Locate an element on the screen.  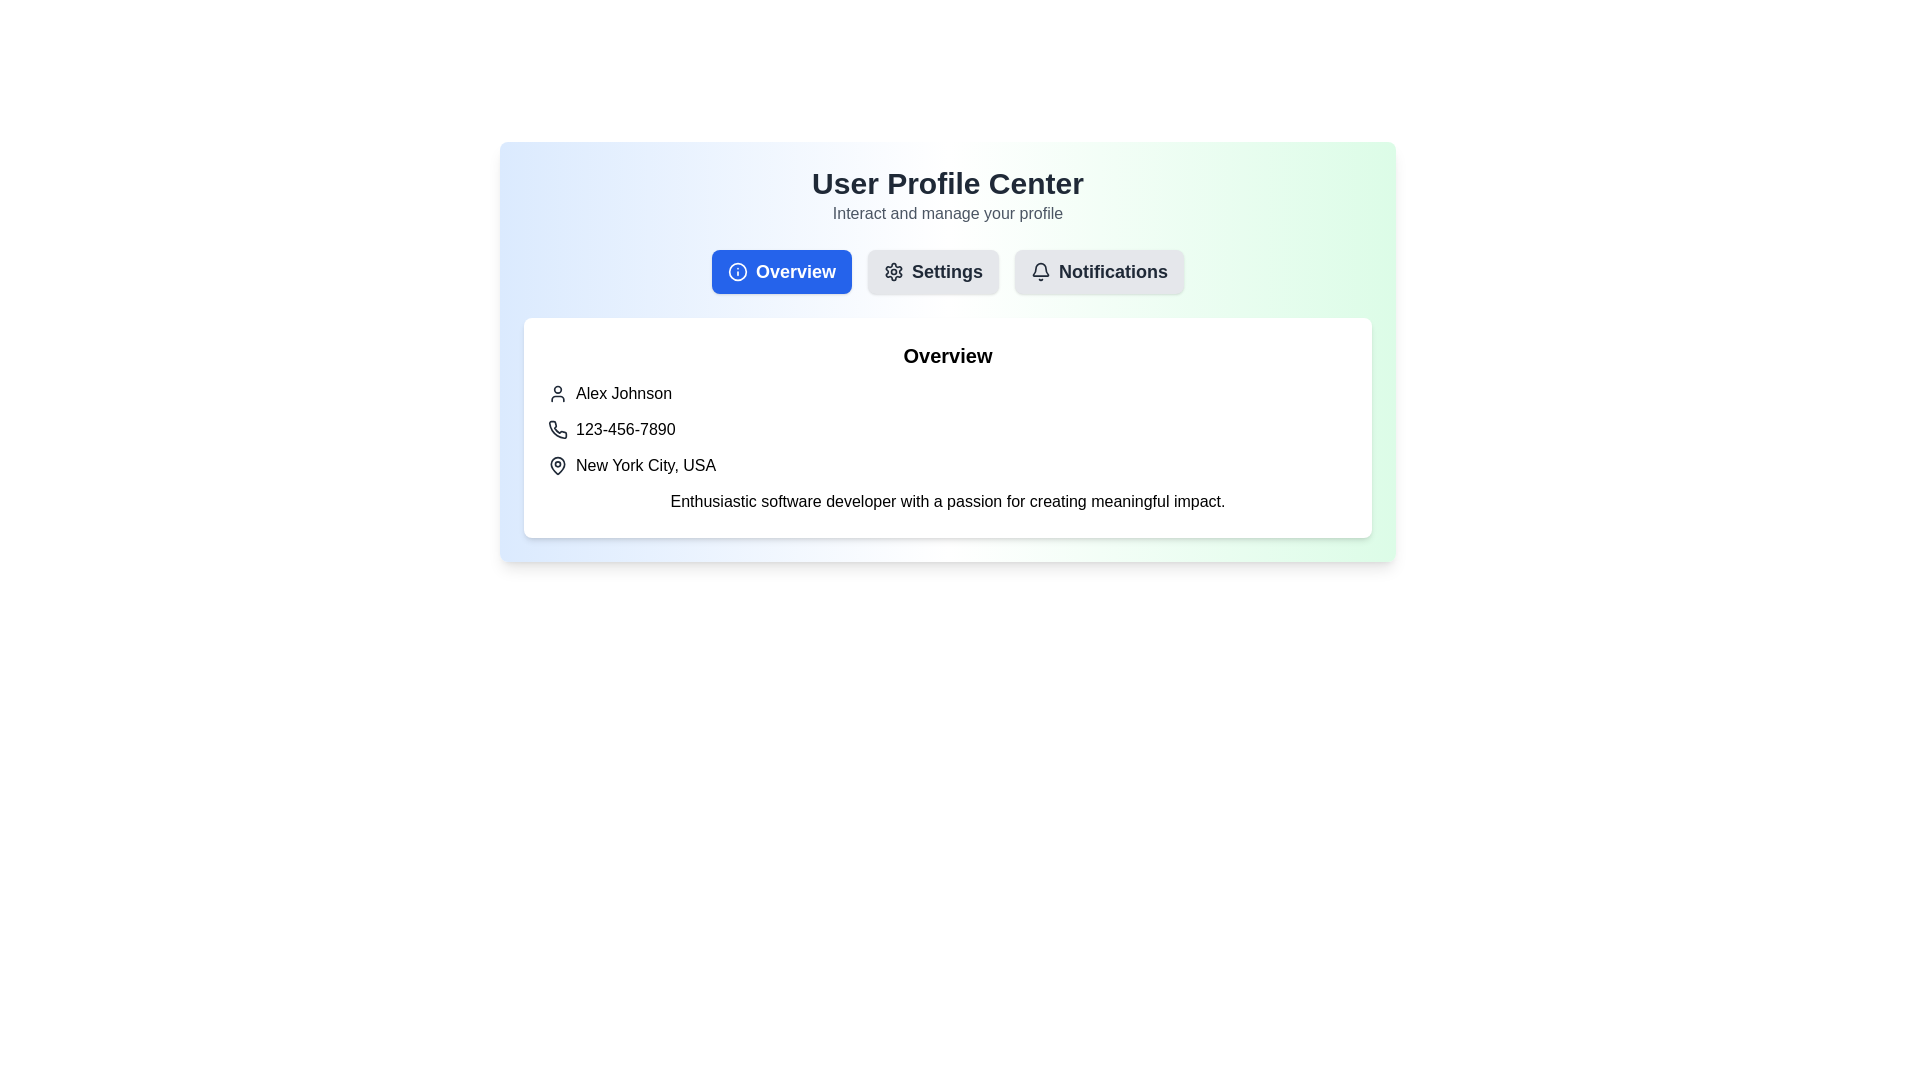
the 'Overview' button label text, which is centered within a blue button on the left-most side of the navigation section is located at coordinates (795, 272).